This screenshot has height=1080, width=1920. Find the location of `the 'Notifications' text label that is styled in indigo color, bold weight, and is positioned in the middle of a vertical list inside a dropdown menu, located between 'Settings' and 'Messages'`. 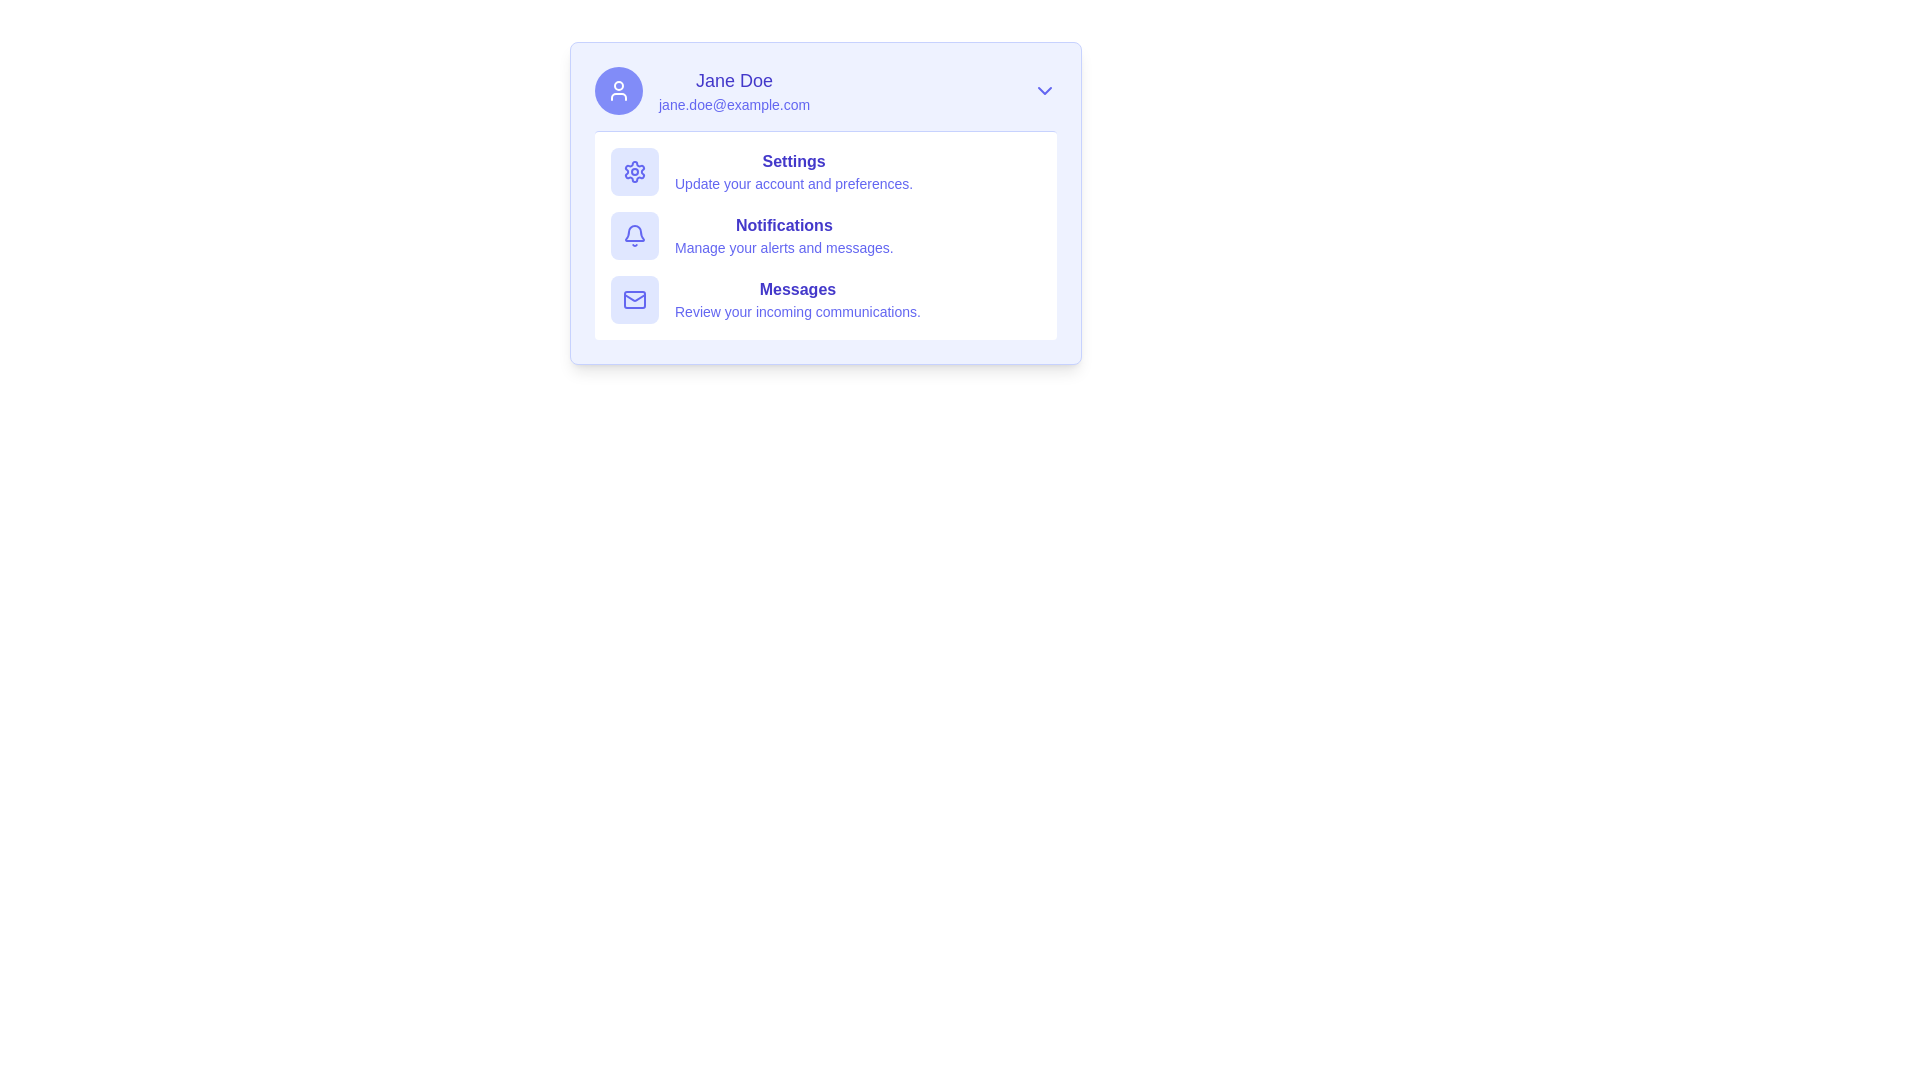

the 'Notifications' text label that is styled in indigo color, bold weight, and is positioned in the middle of a vertical list inside a dropdown menu, located between 'Settings' and 'Messages' is located at coordinates (783, 225).